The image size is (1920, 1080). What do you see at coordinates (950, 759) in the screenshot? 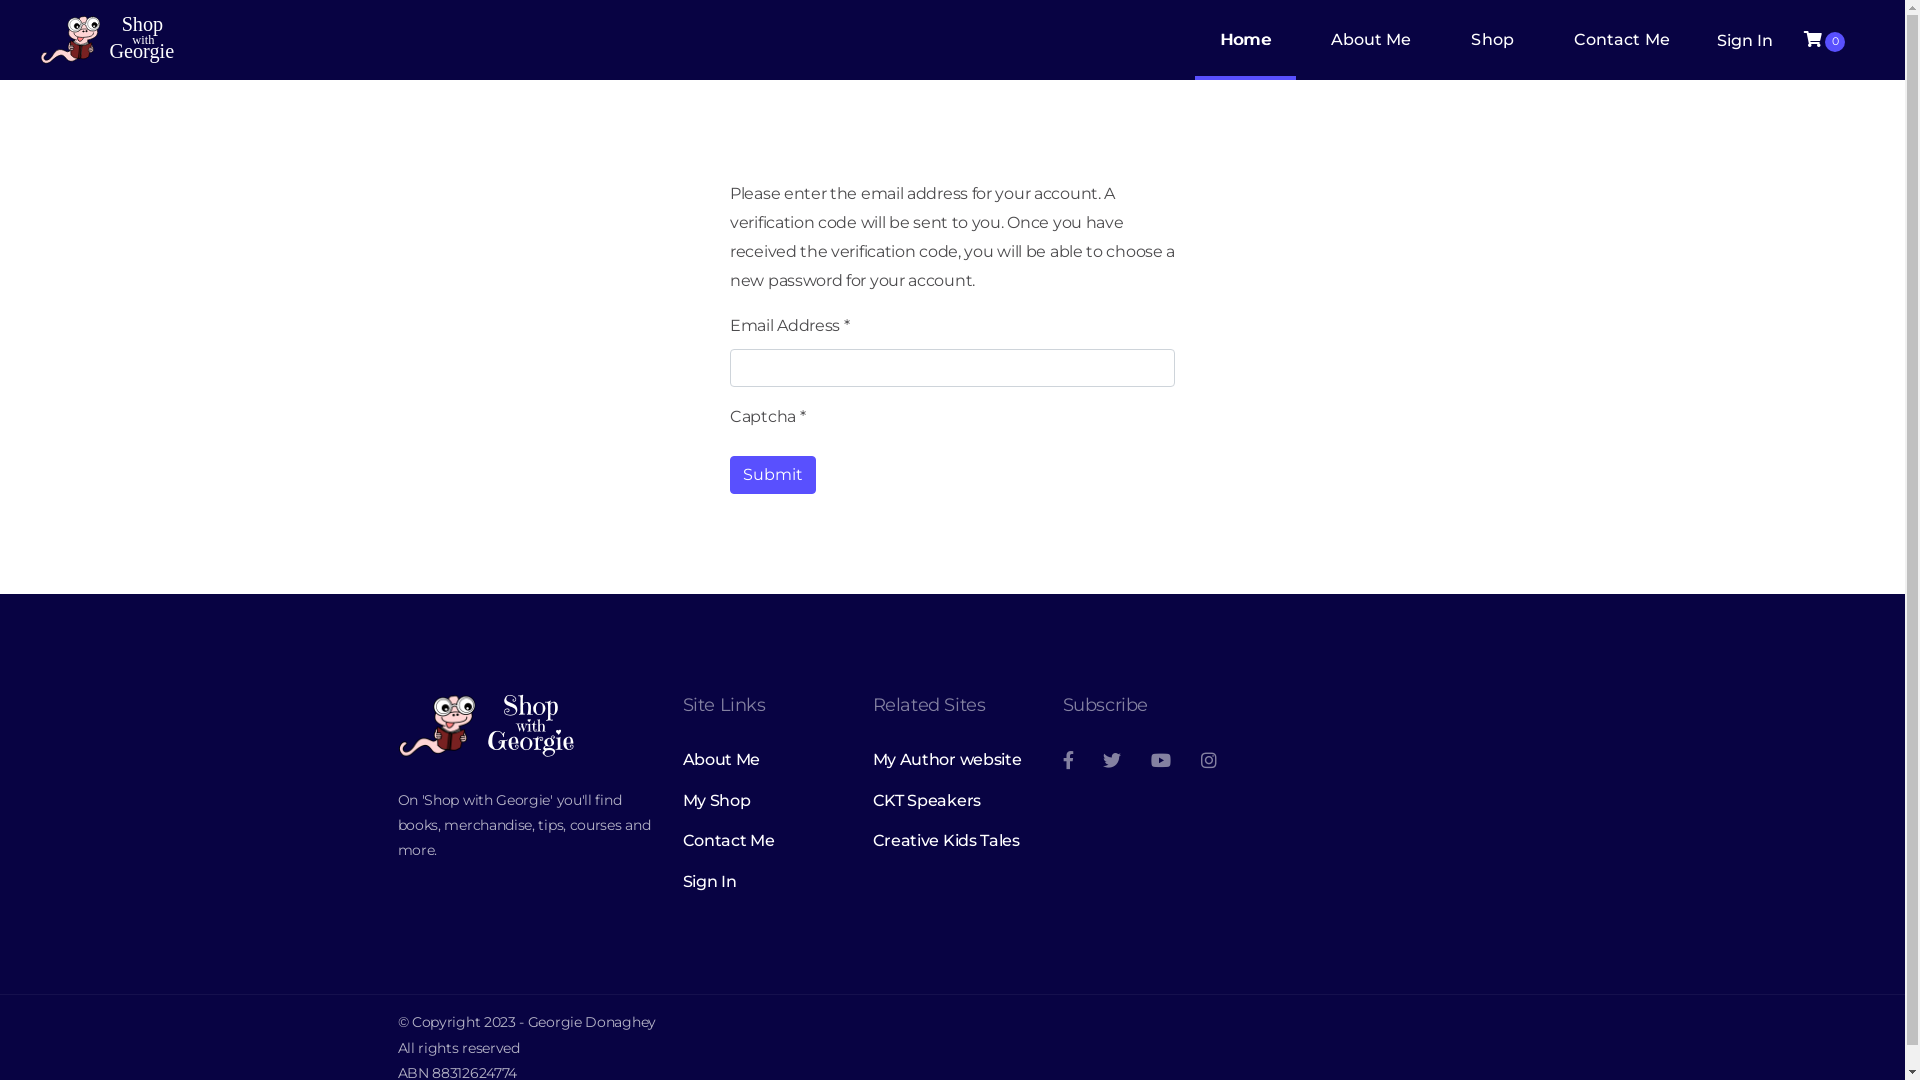
I see `'My Author website'` at bounding box center [950, 759].